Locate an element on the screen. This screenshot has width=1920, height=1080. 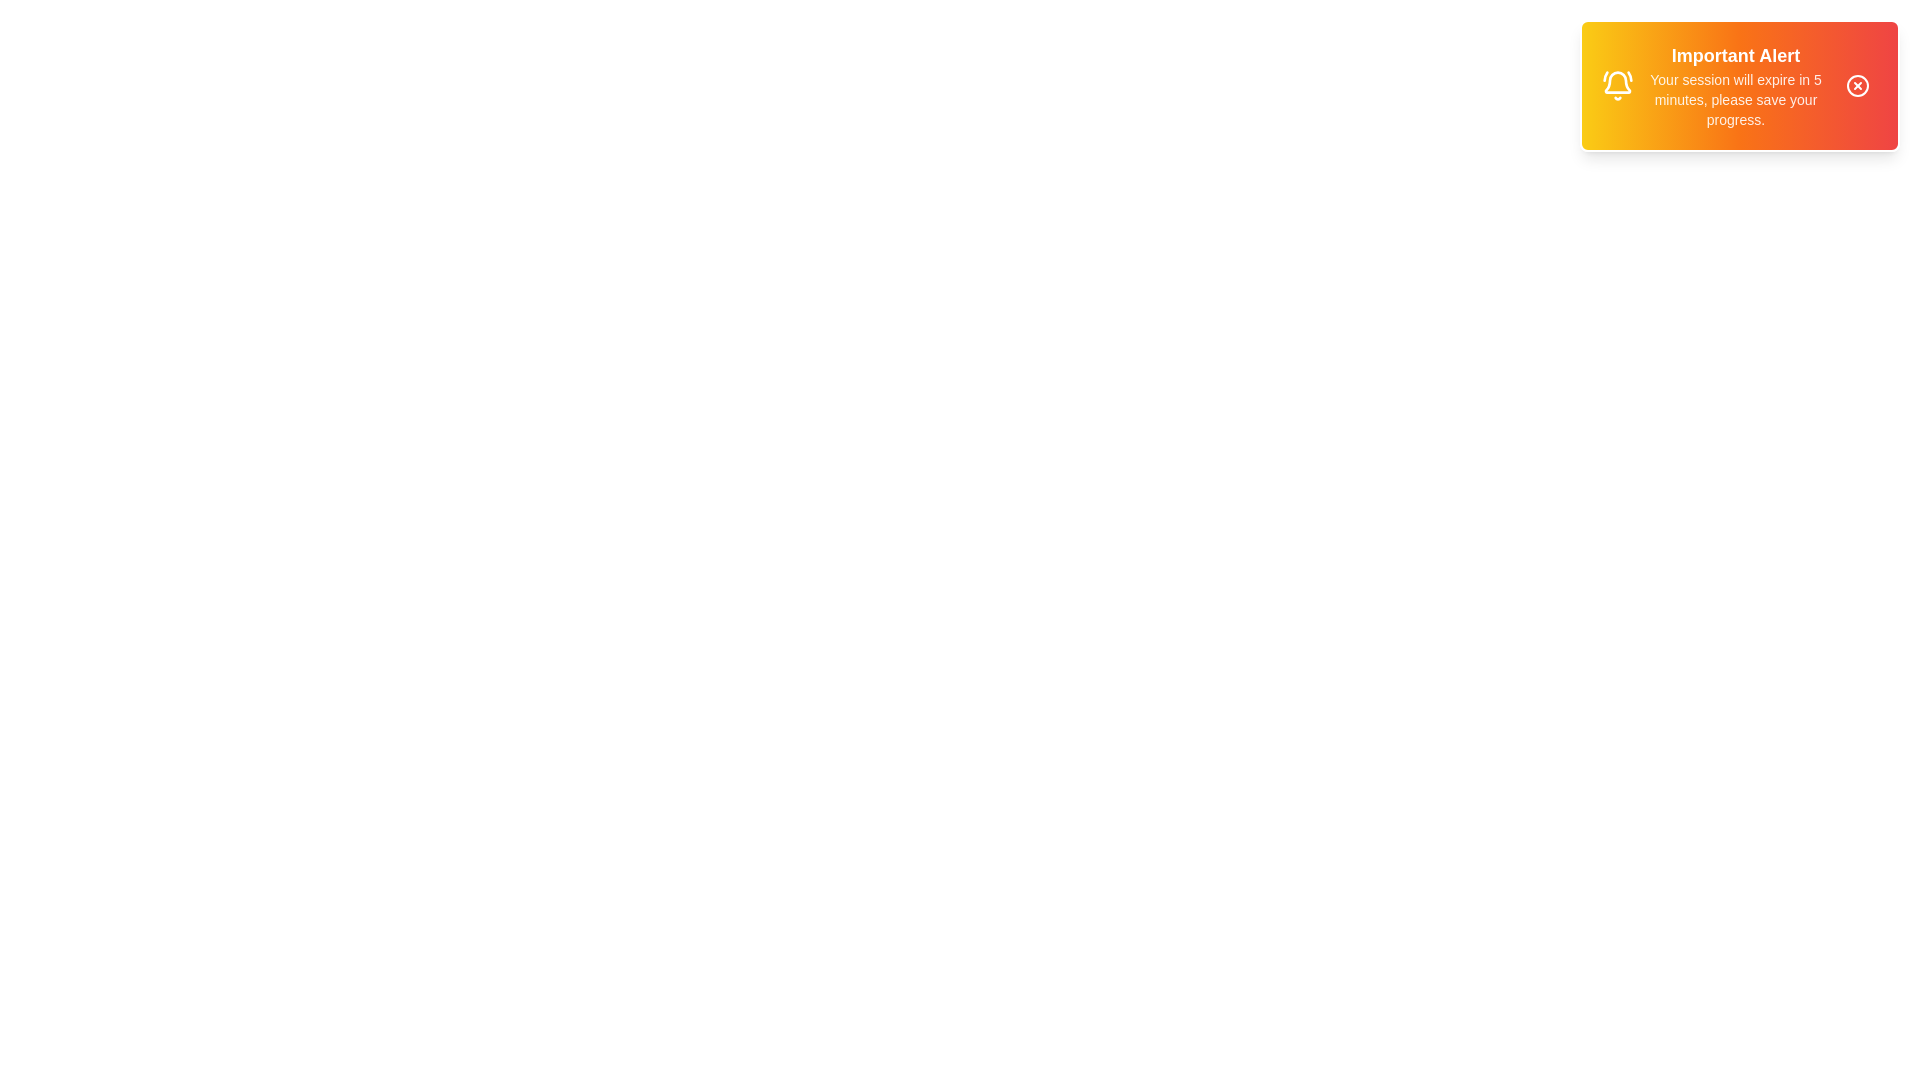
close button to dismiss the notification is located at coordinates (1856, 84).